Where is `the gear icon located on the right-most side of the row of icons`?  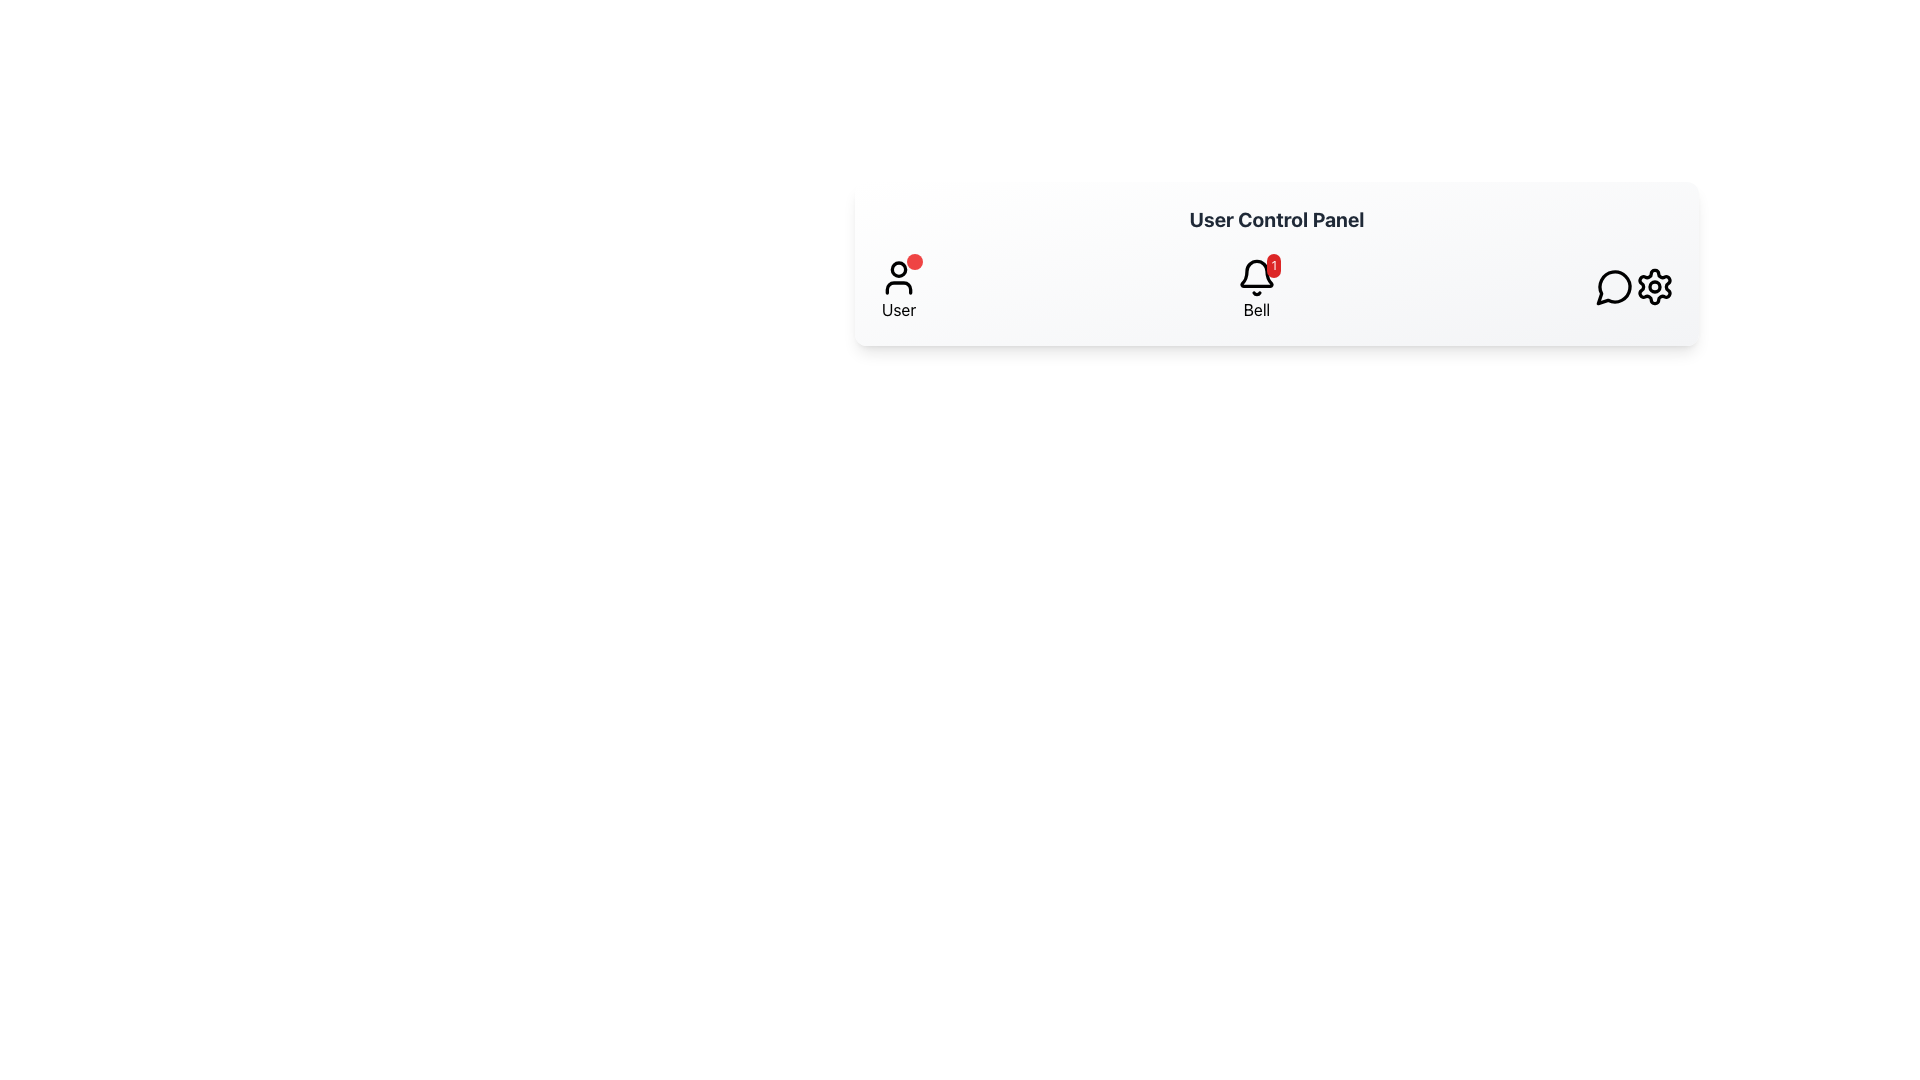 the gear icon located on the right-most side of the row of icons is located at coordinates (1655, 286).